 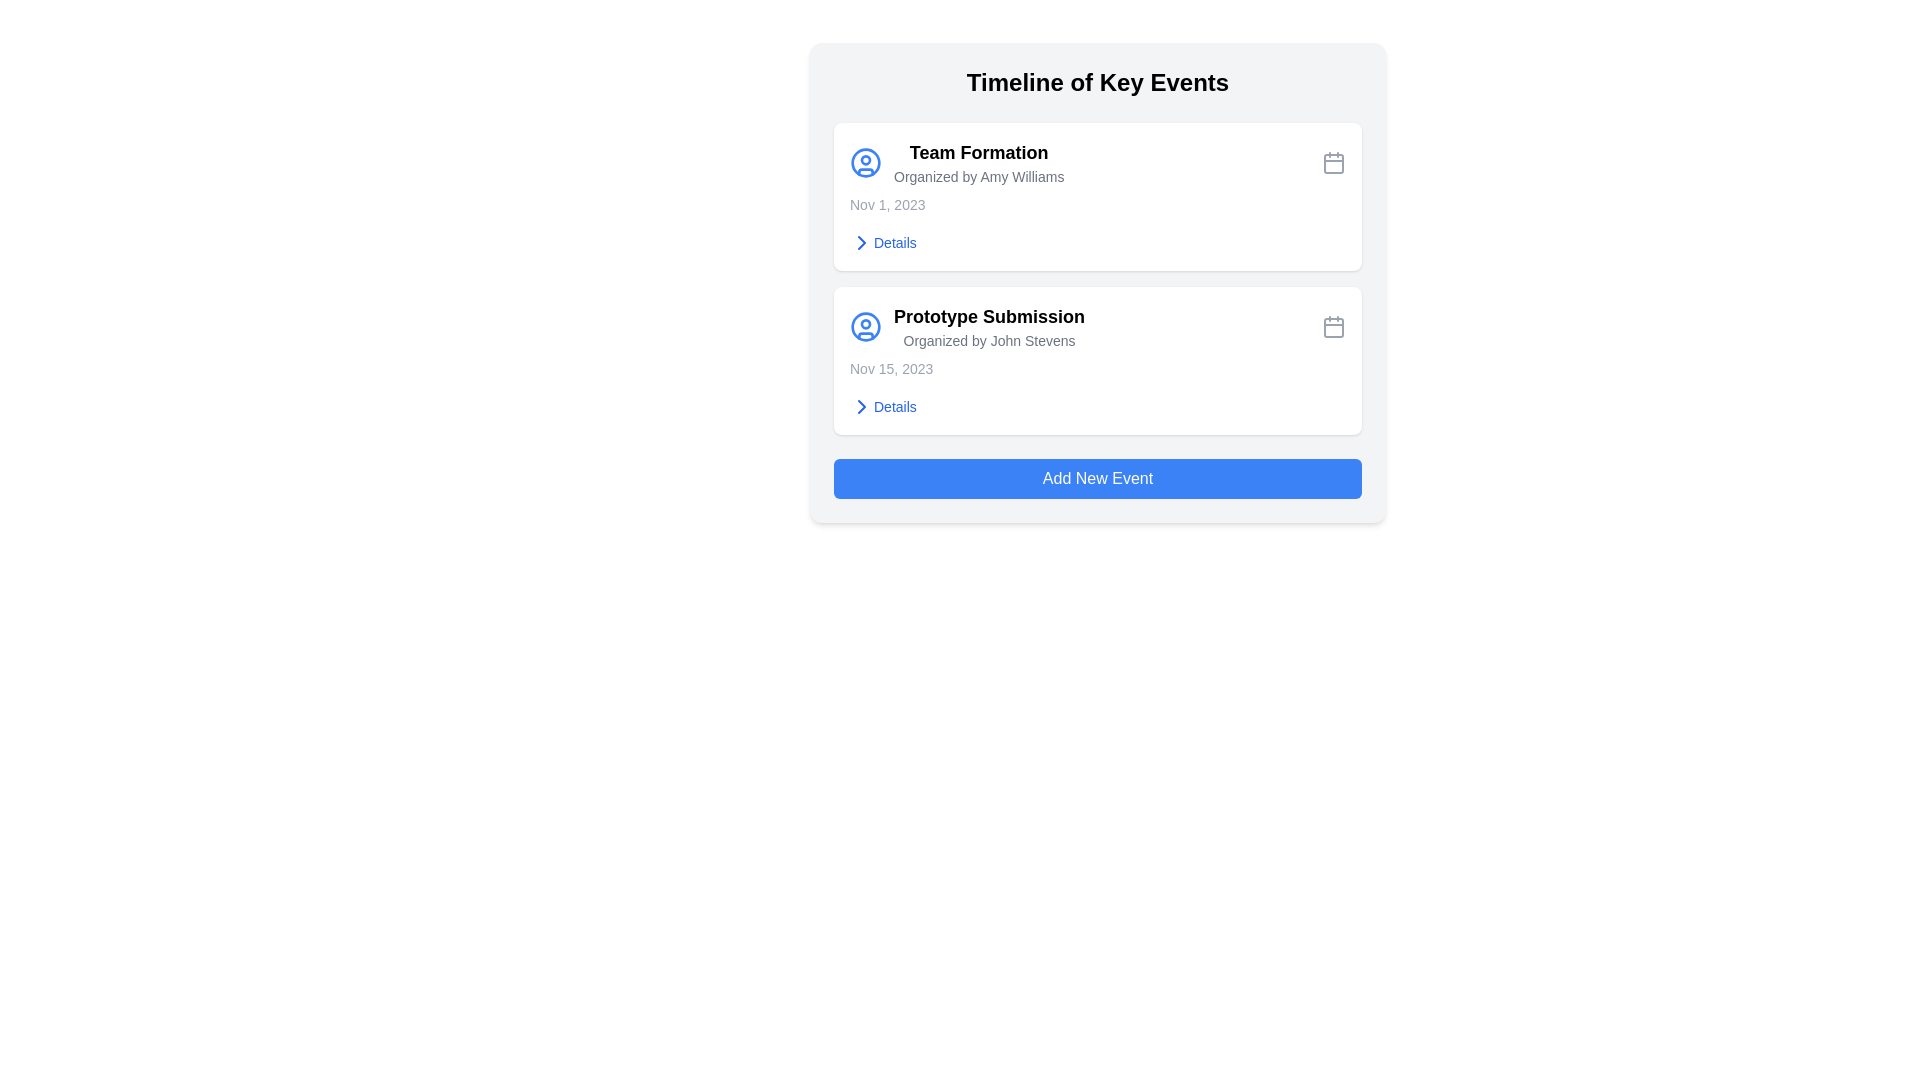 I want to click on the clickable text with an accompanying icon located in the bottom-left corner of the first event card, below the 'Team Formation' title and organizer information, so click(x=882, y=242).